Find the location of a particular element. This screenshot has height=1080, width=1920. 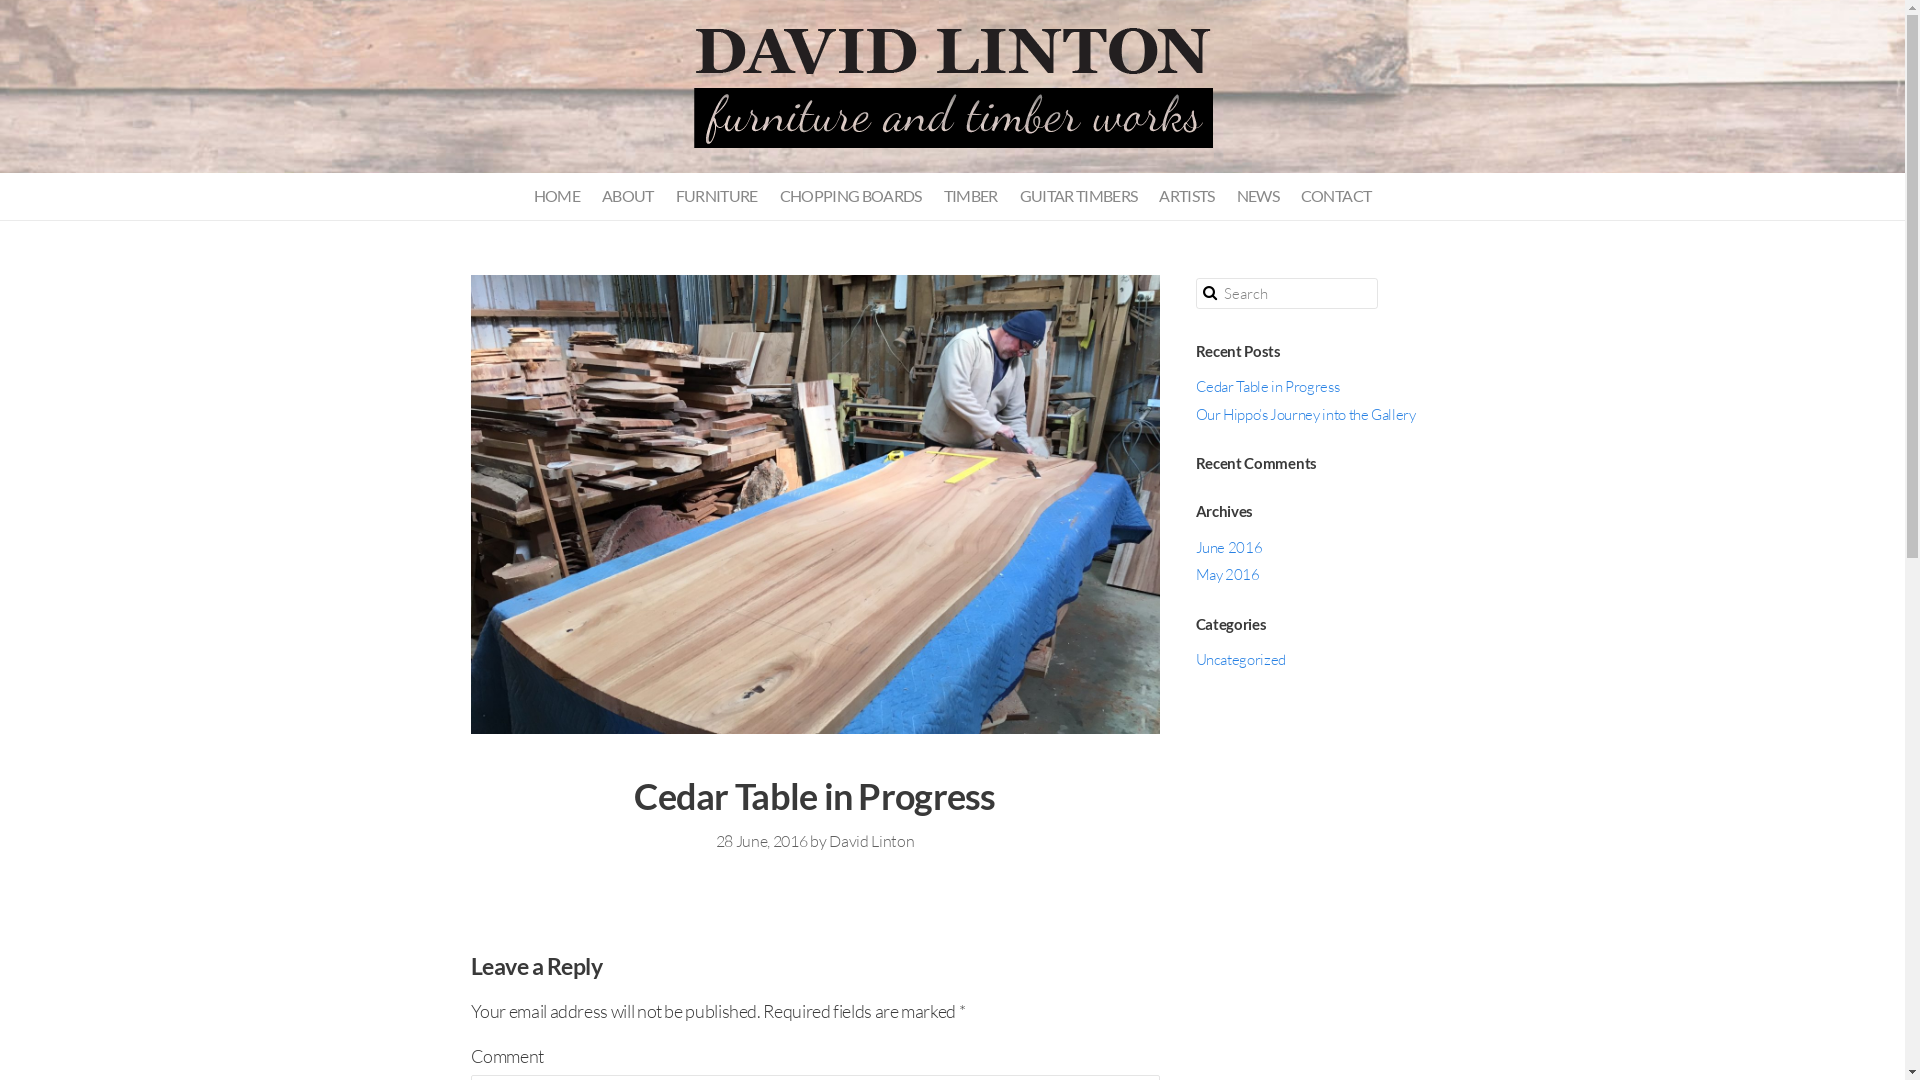

'HOME' is located at coordinates (556, 196).